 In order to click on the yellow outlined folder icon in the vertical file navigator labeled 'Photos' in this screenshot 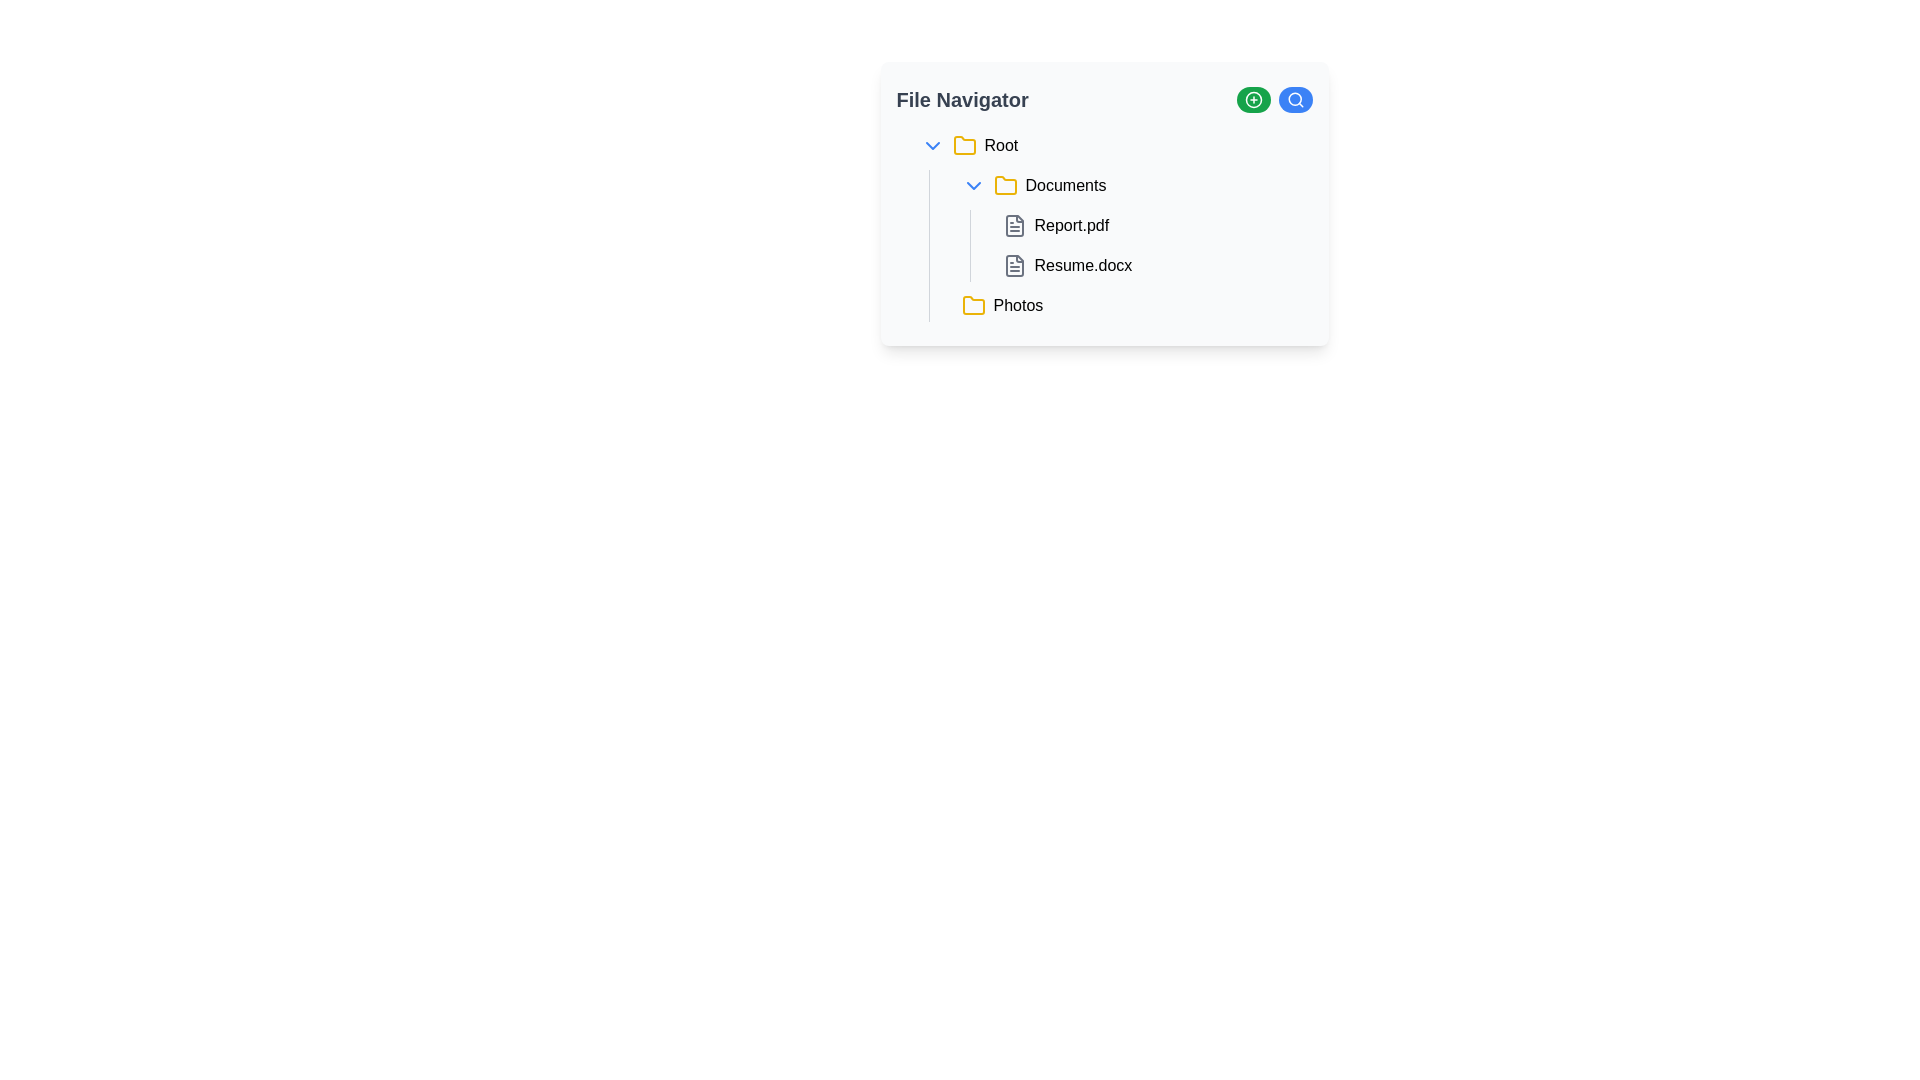, I will do `click(973, 305)`.